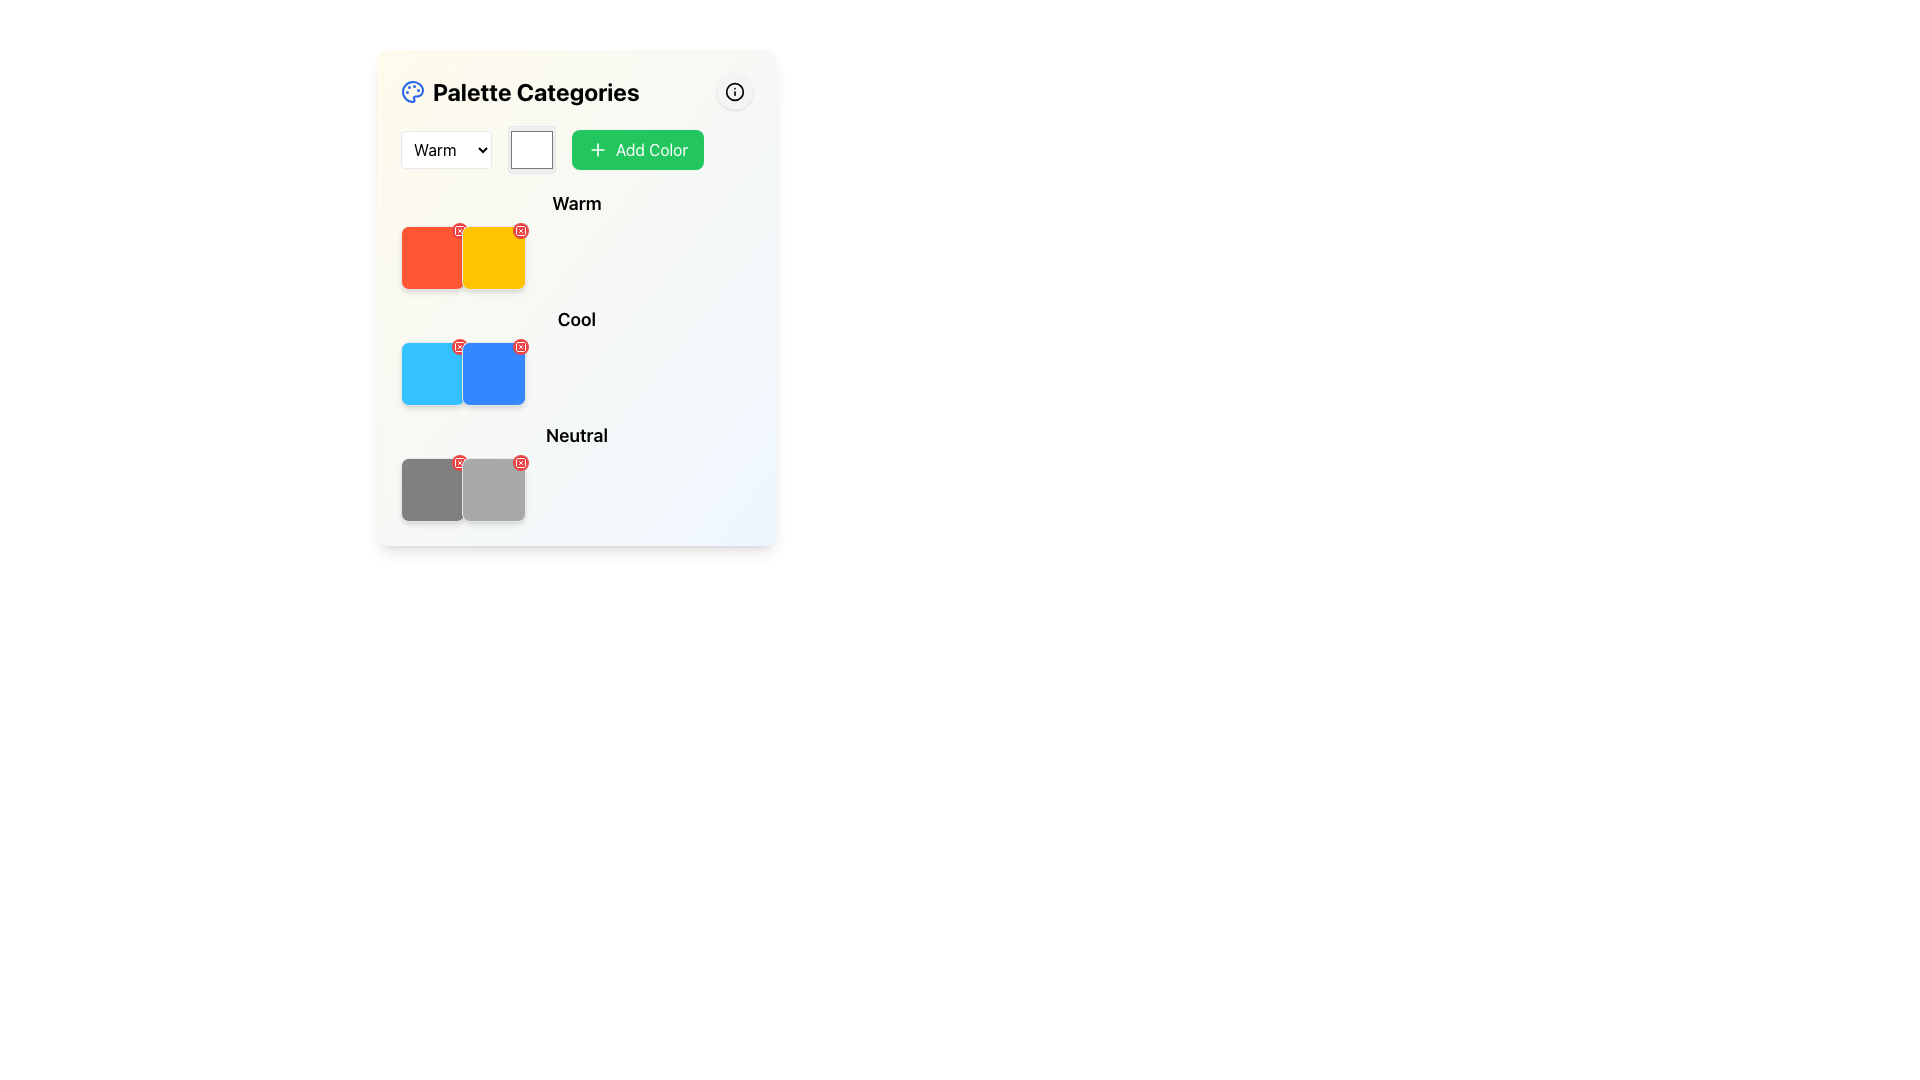 This screenshot has height=1080, width=1920. What do you see at coordinates (575, 434) in the screenshot?
I see `the Text Label positioned below the 'Cool' section and above the swatches in the grid layout` at bounding box center [575, 434].